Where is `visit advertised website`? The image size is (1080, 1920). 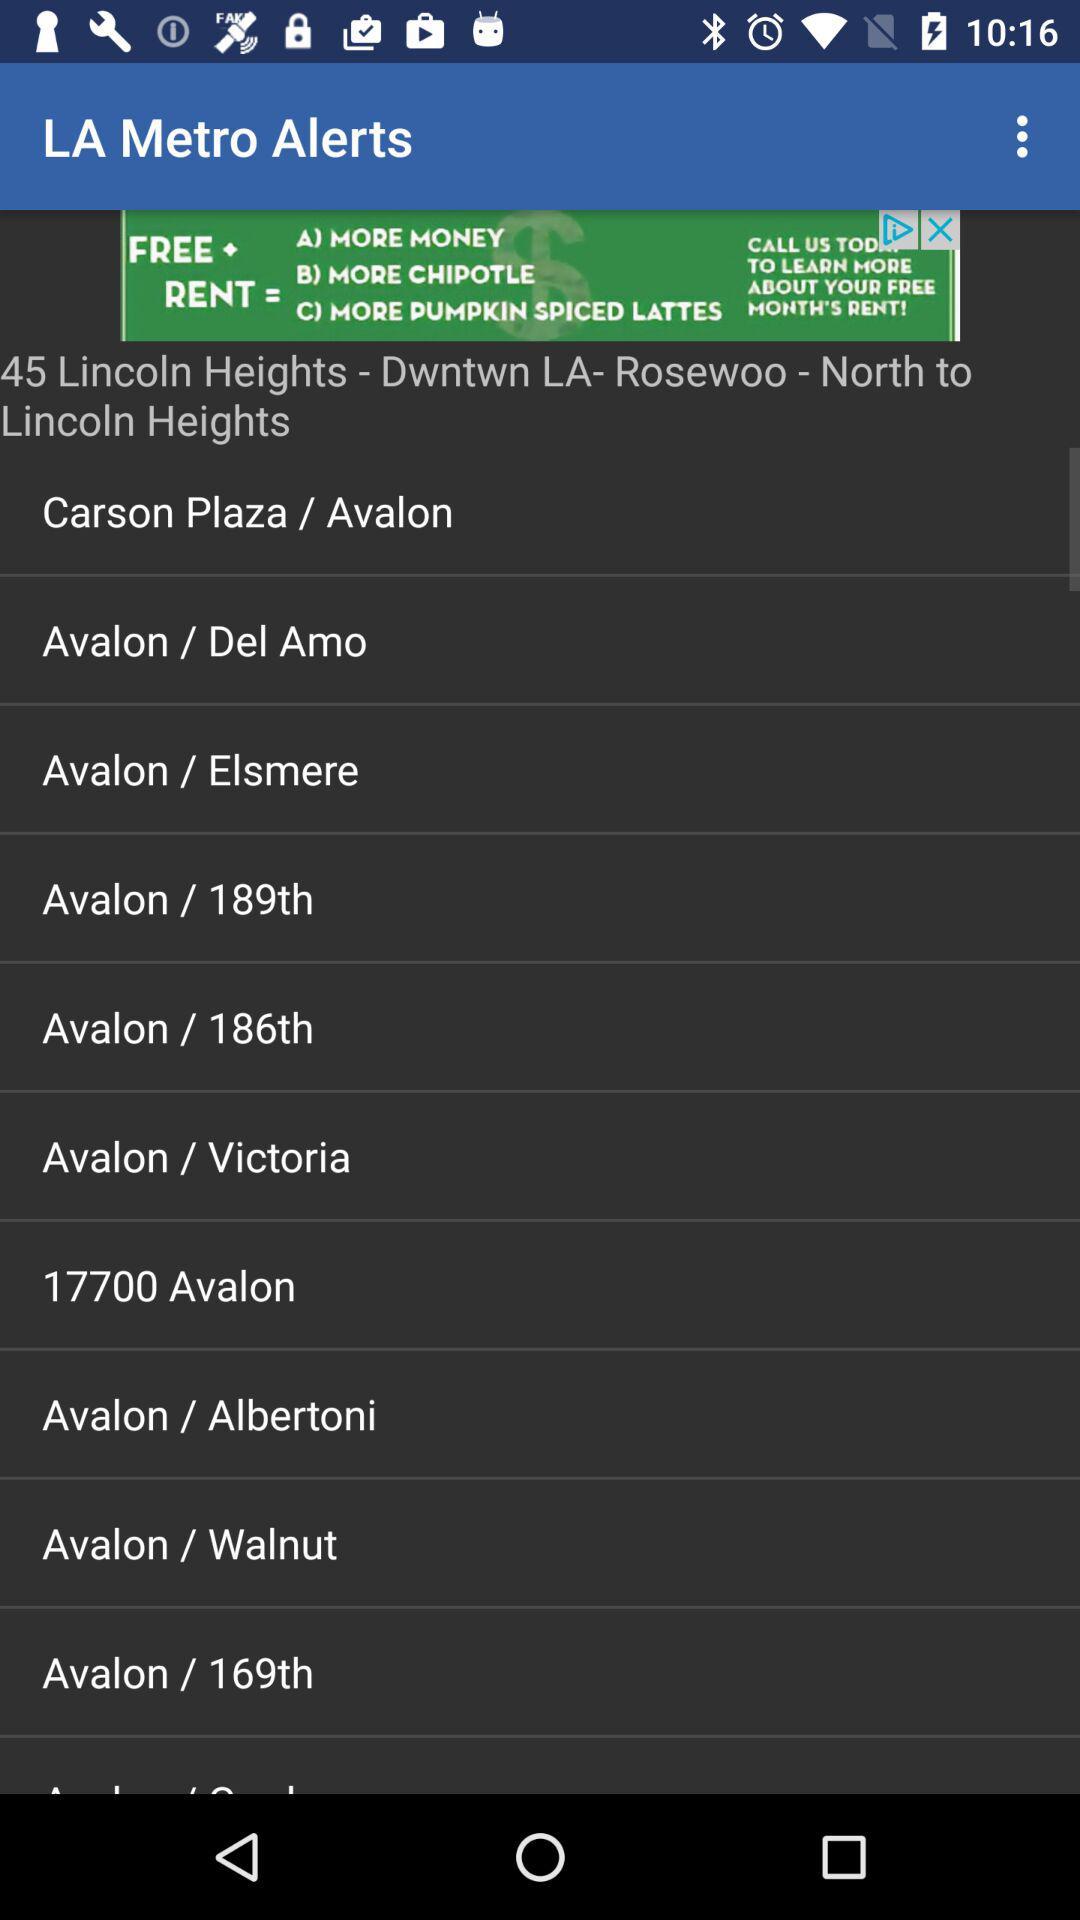
visit advertised website is located at coordinates (540, 274).